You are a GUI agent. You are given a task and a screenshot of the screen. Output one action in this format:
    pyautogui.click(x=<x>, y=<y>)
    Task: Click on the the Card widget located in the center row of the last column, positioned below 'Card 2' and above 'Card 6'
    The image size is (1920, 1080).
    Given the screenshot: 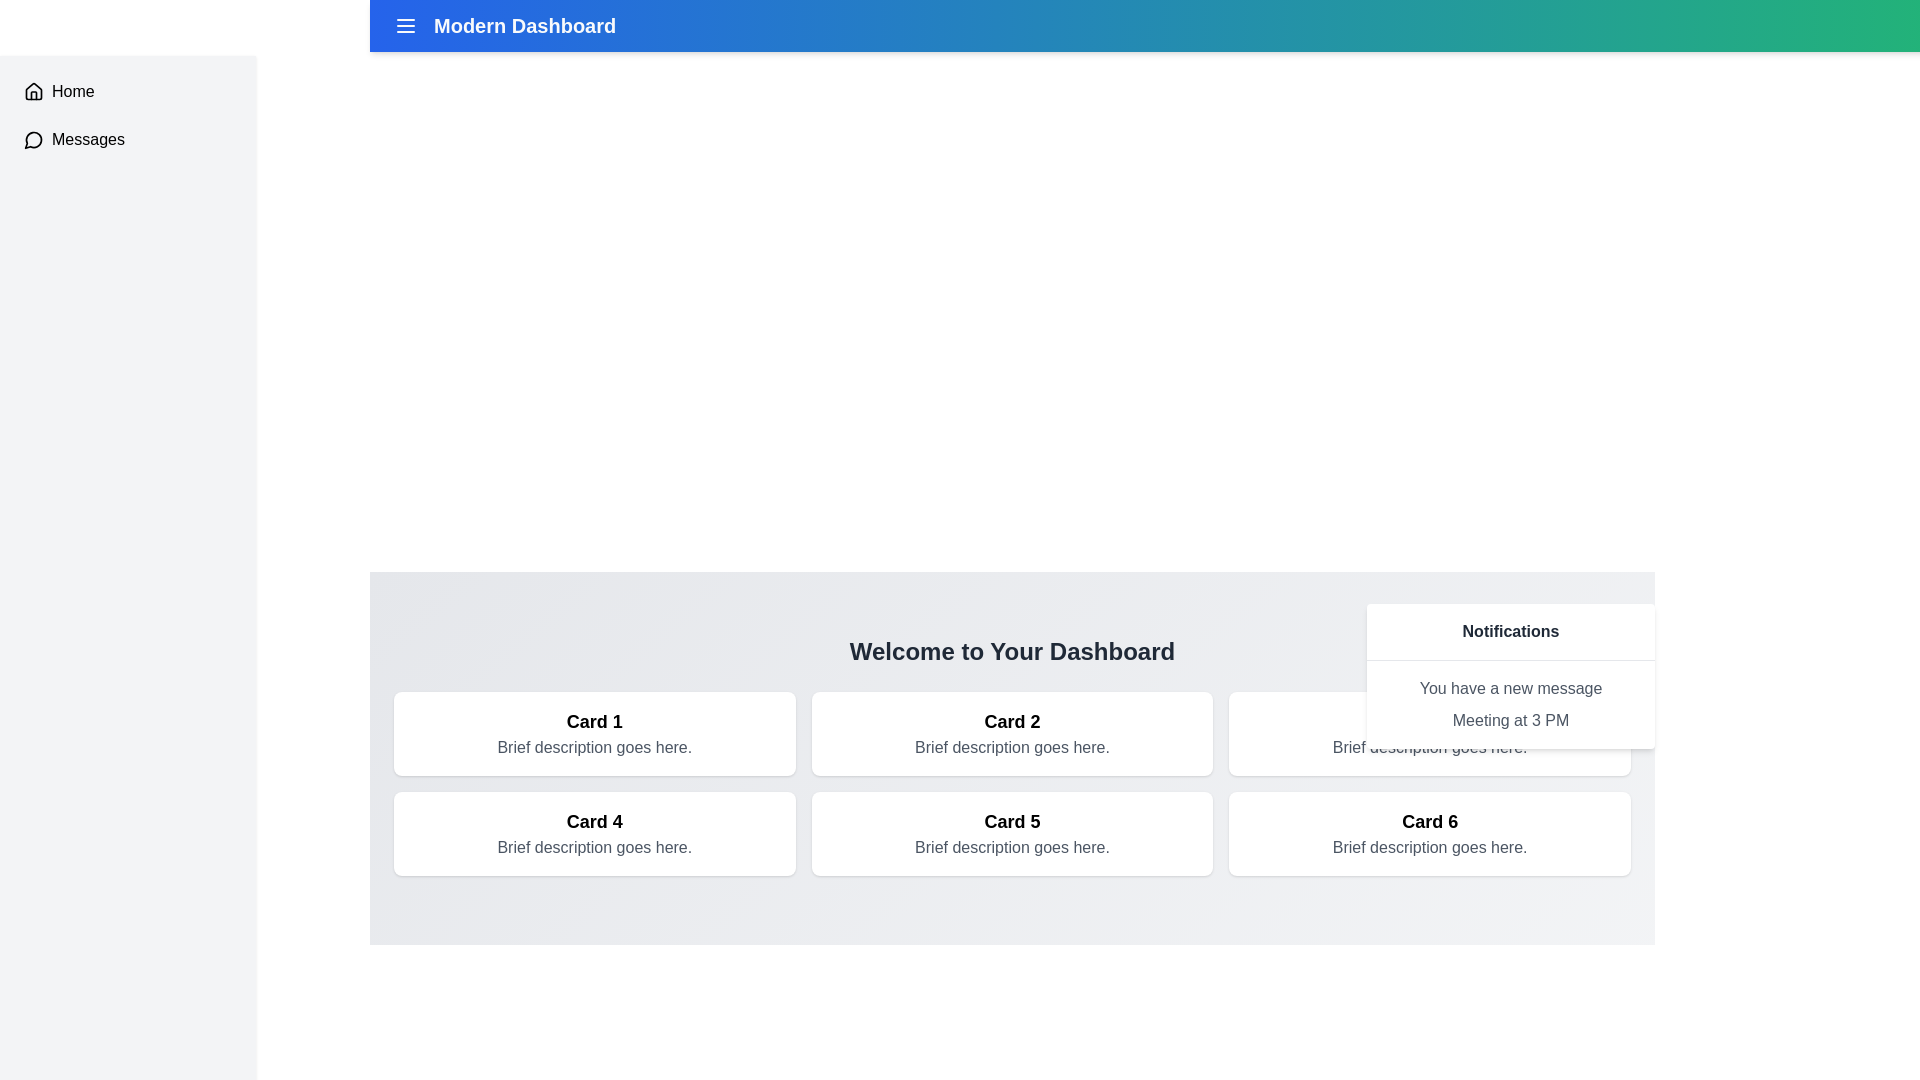 What is the action you would take?
    pyautogui.click(x=1012, y=833)
    